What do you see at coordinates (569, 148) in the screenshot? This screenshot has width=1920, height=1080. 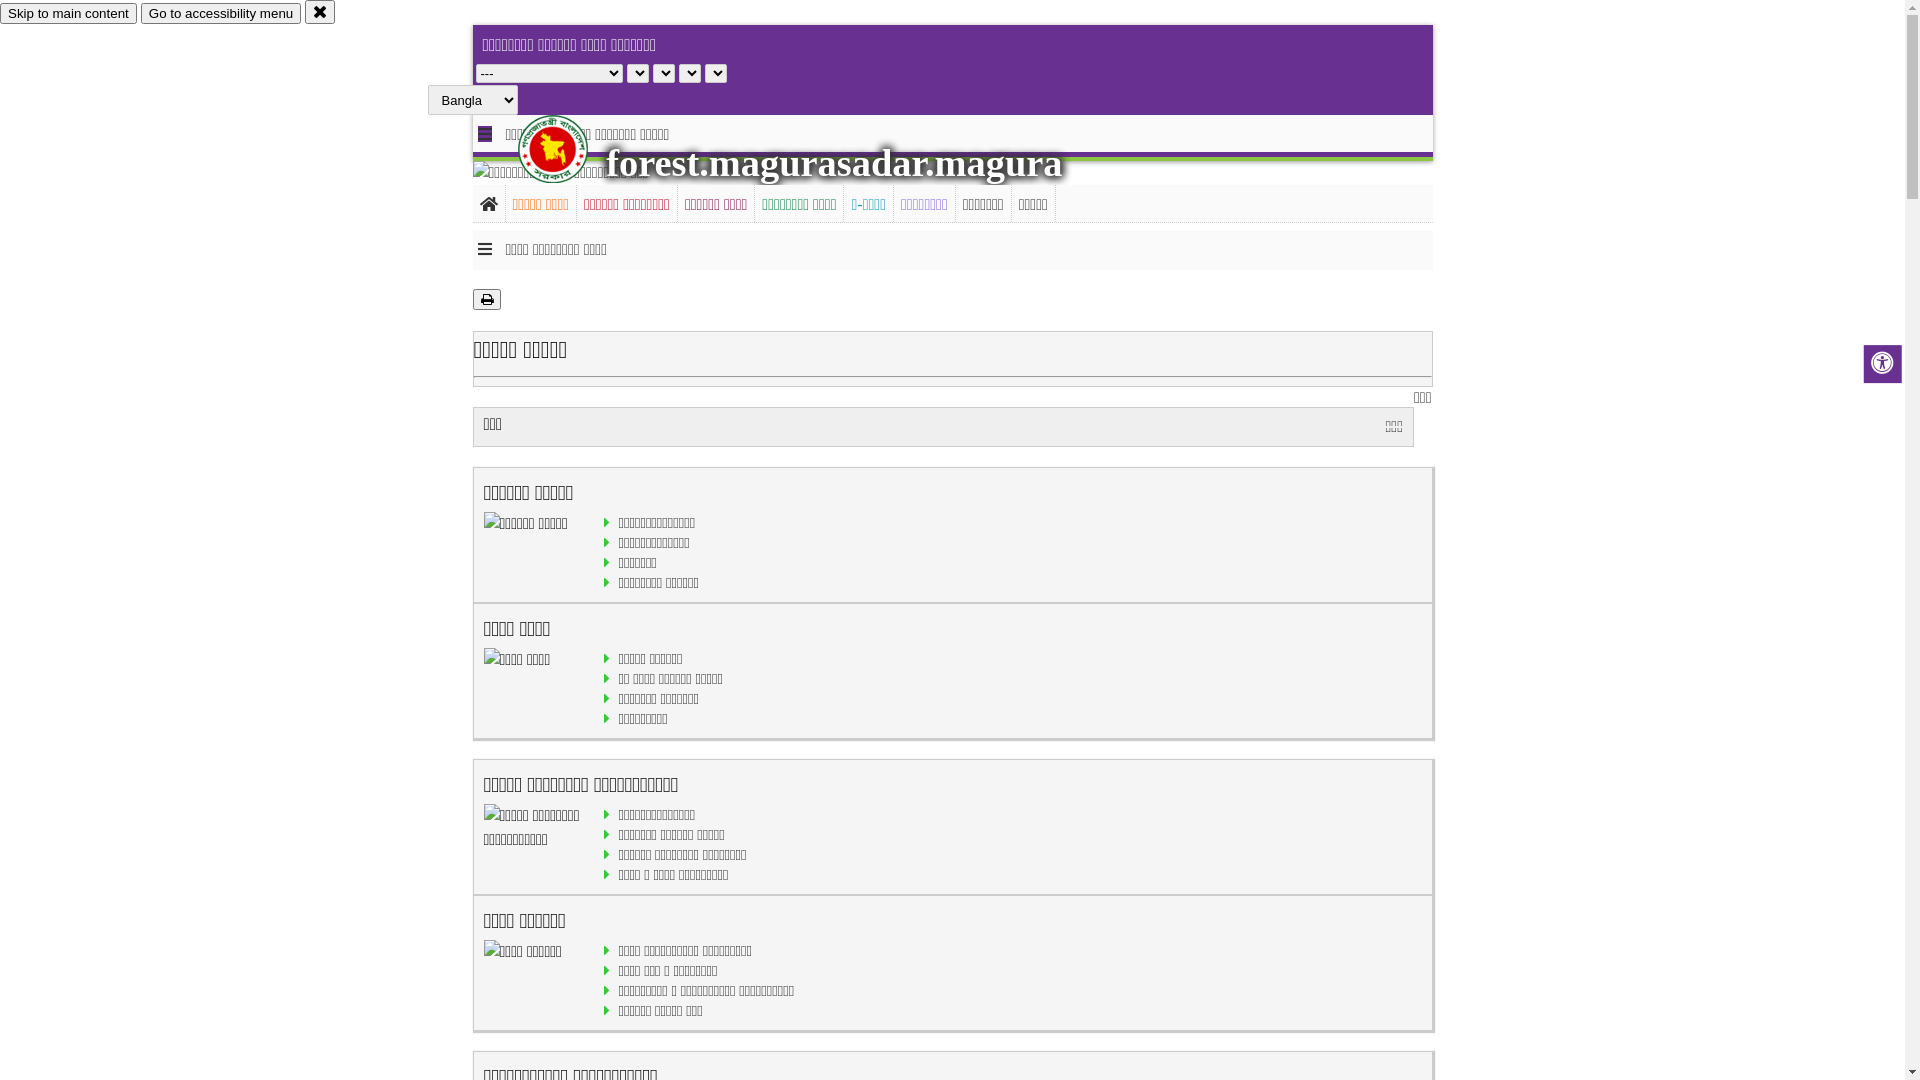 I see `'` at bounding box center [569, 148].